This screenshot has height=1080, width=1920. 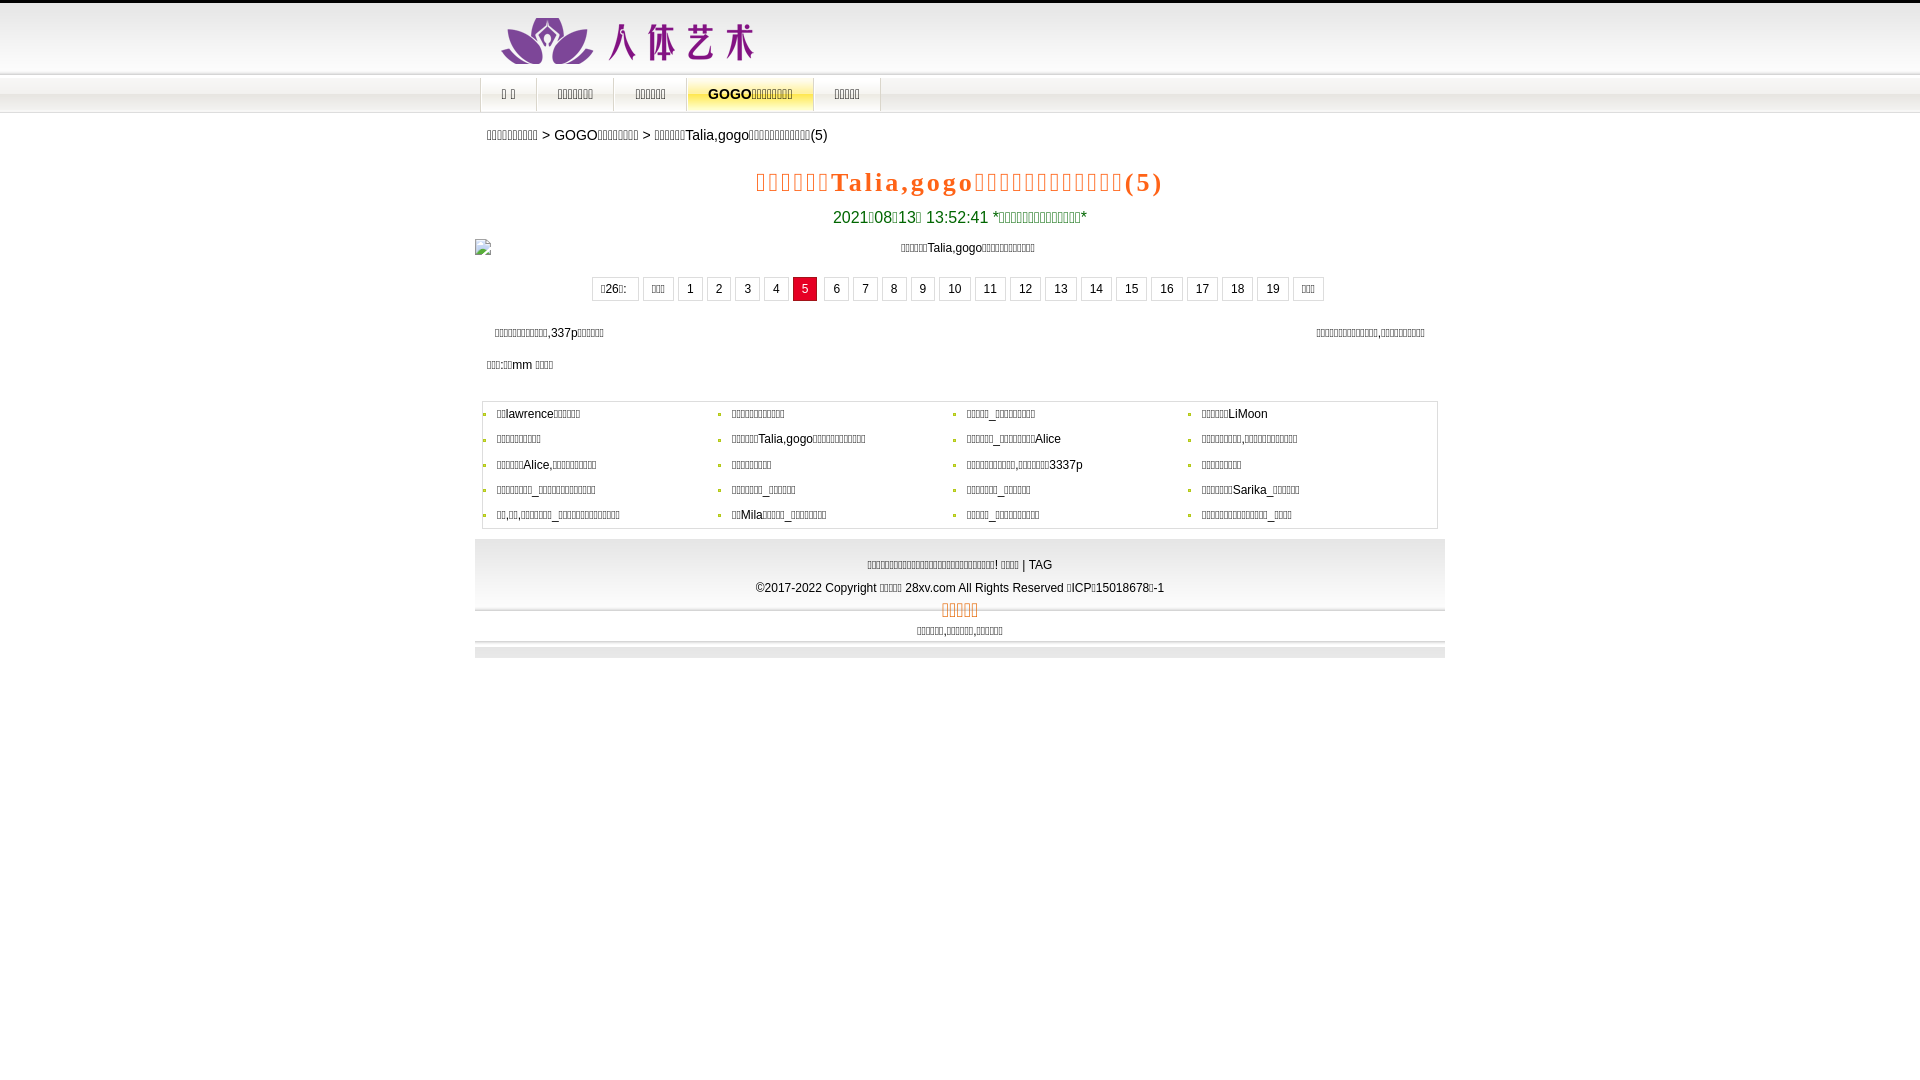 I want to click on '8', so click(x=893, y=289).